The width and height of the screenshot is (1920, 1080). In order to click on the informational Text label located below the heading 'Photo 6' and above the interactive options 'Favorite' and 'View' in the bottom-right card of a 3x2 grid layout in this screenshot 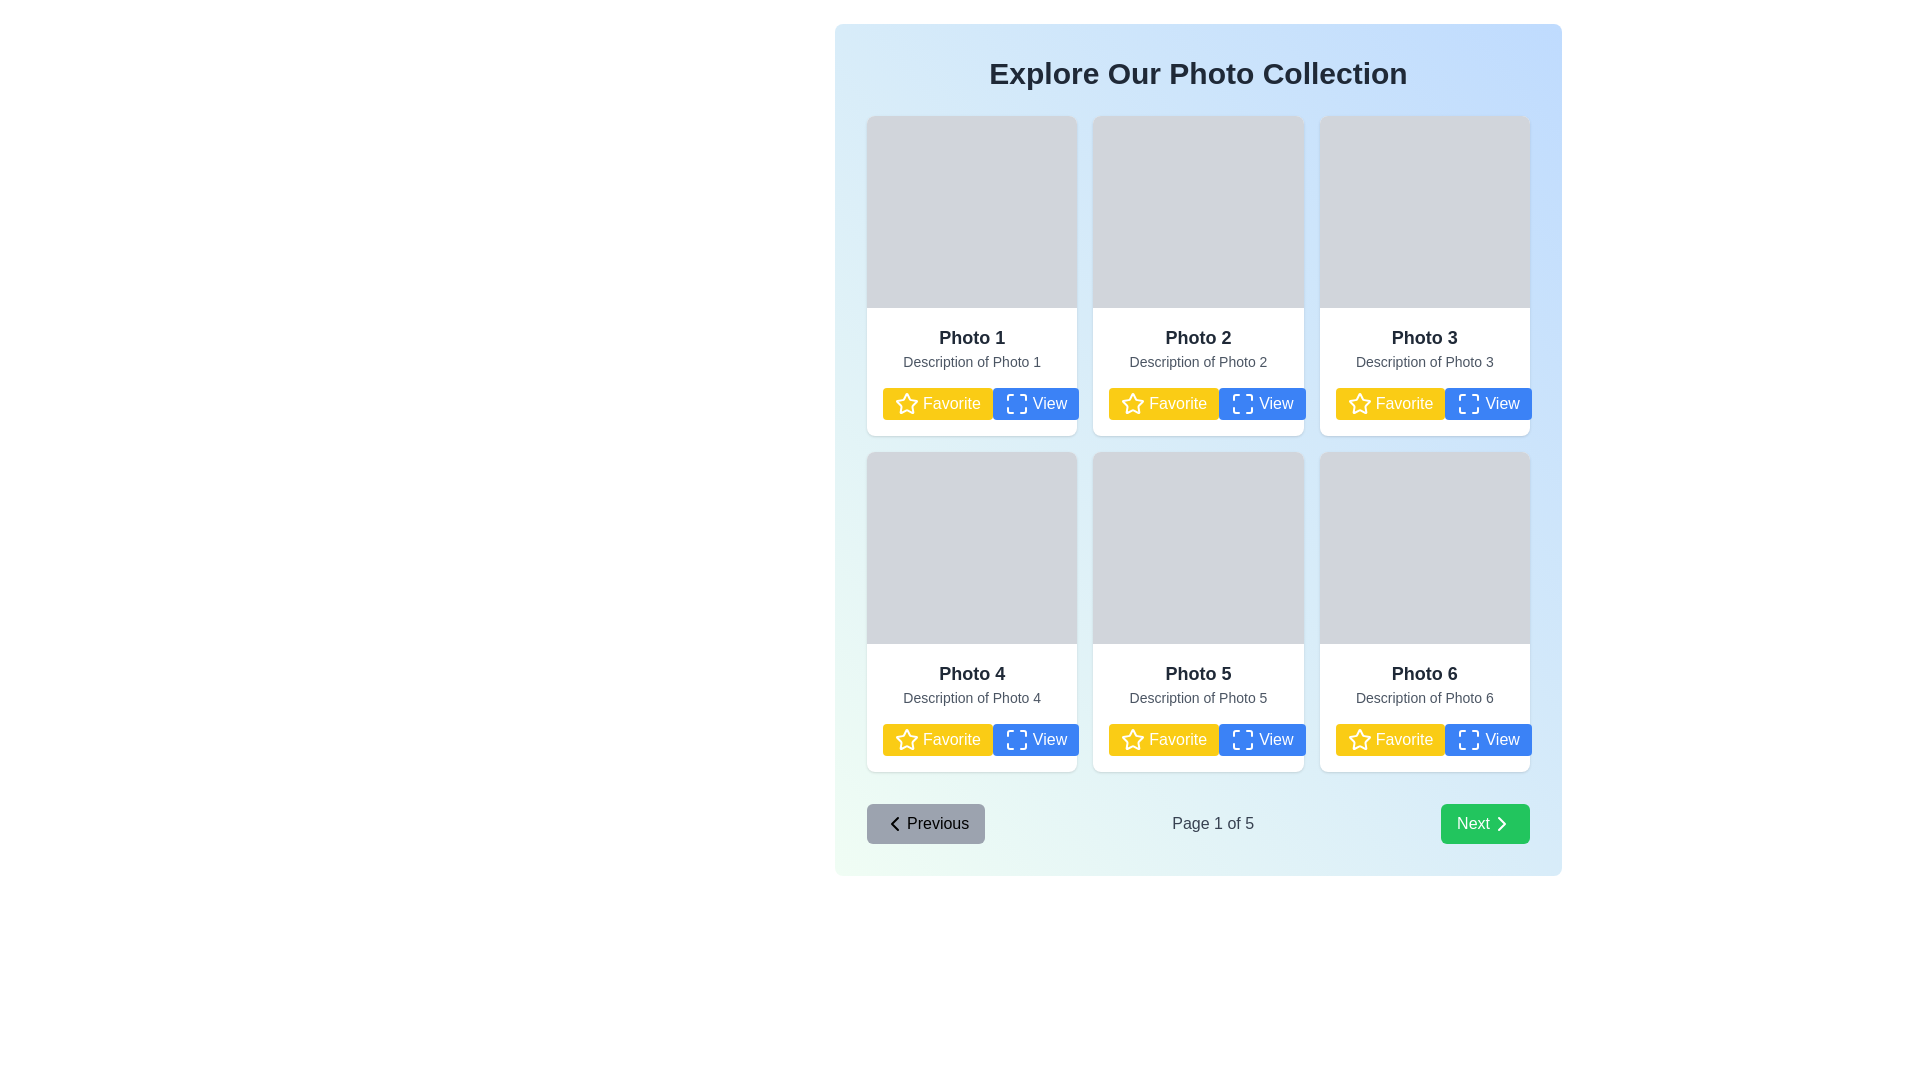, I will do `click(1423, 697)`.